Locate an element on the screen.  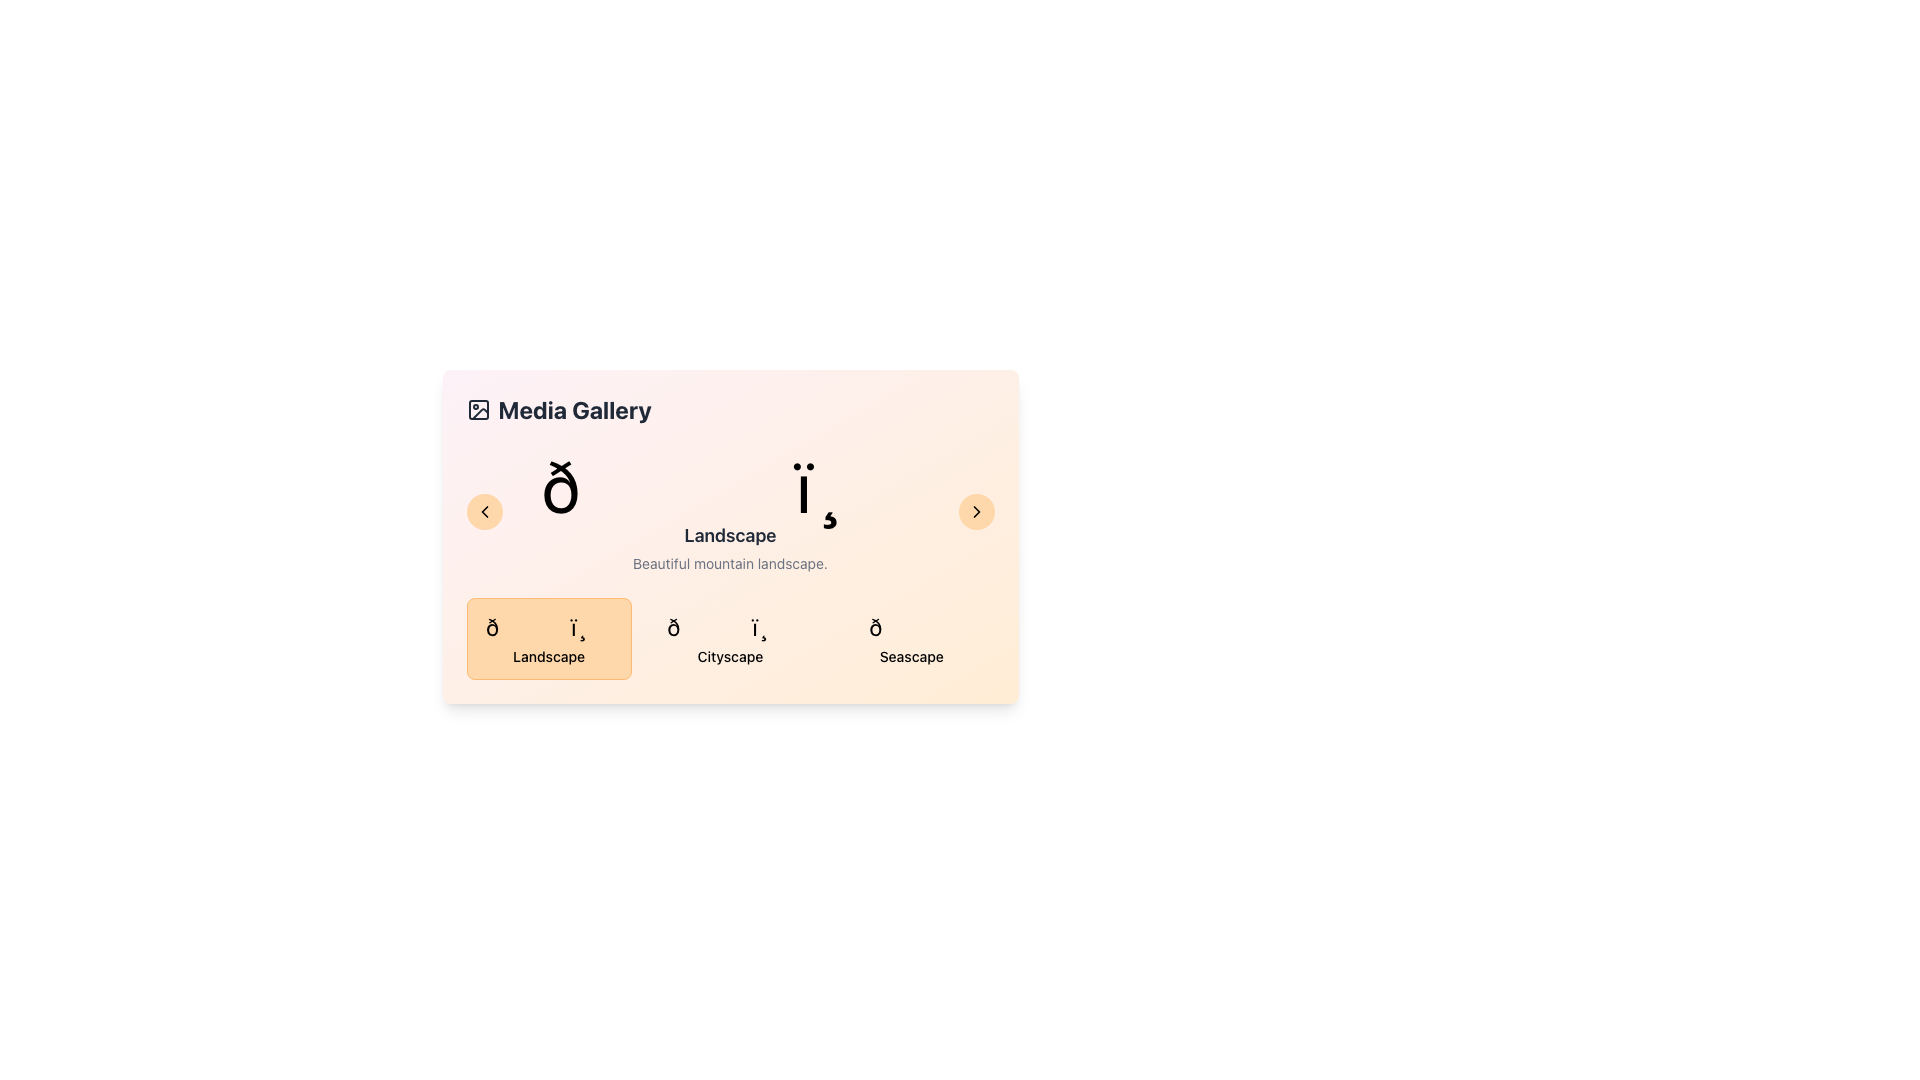
the 'Seascape' button, which features a sea wave emoji and is the third item in the grid layout is located at coordinates (910, 639).